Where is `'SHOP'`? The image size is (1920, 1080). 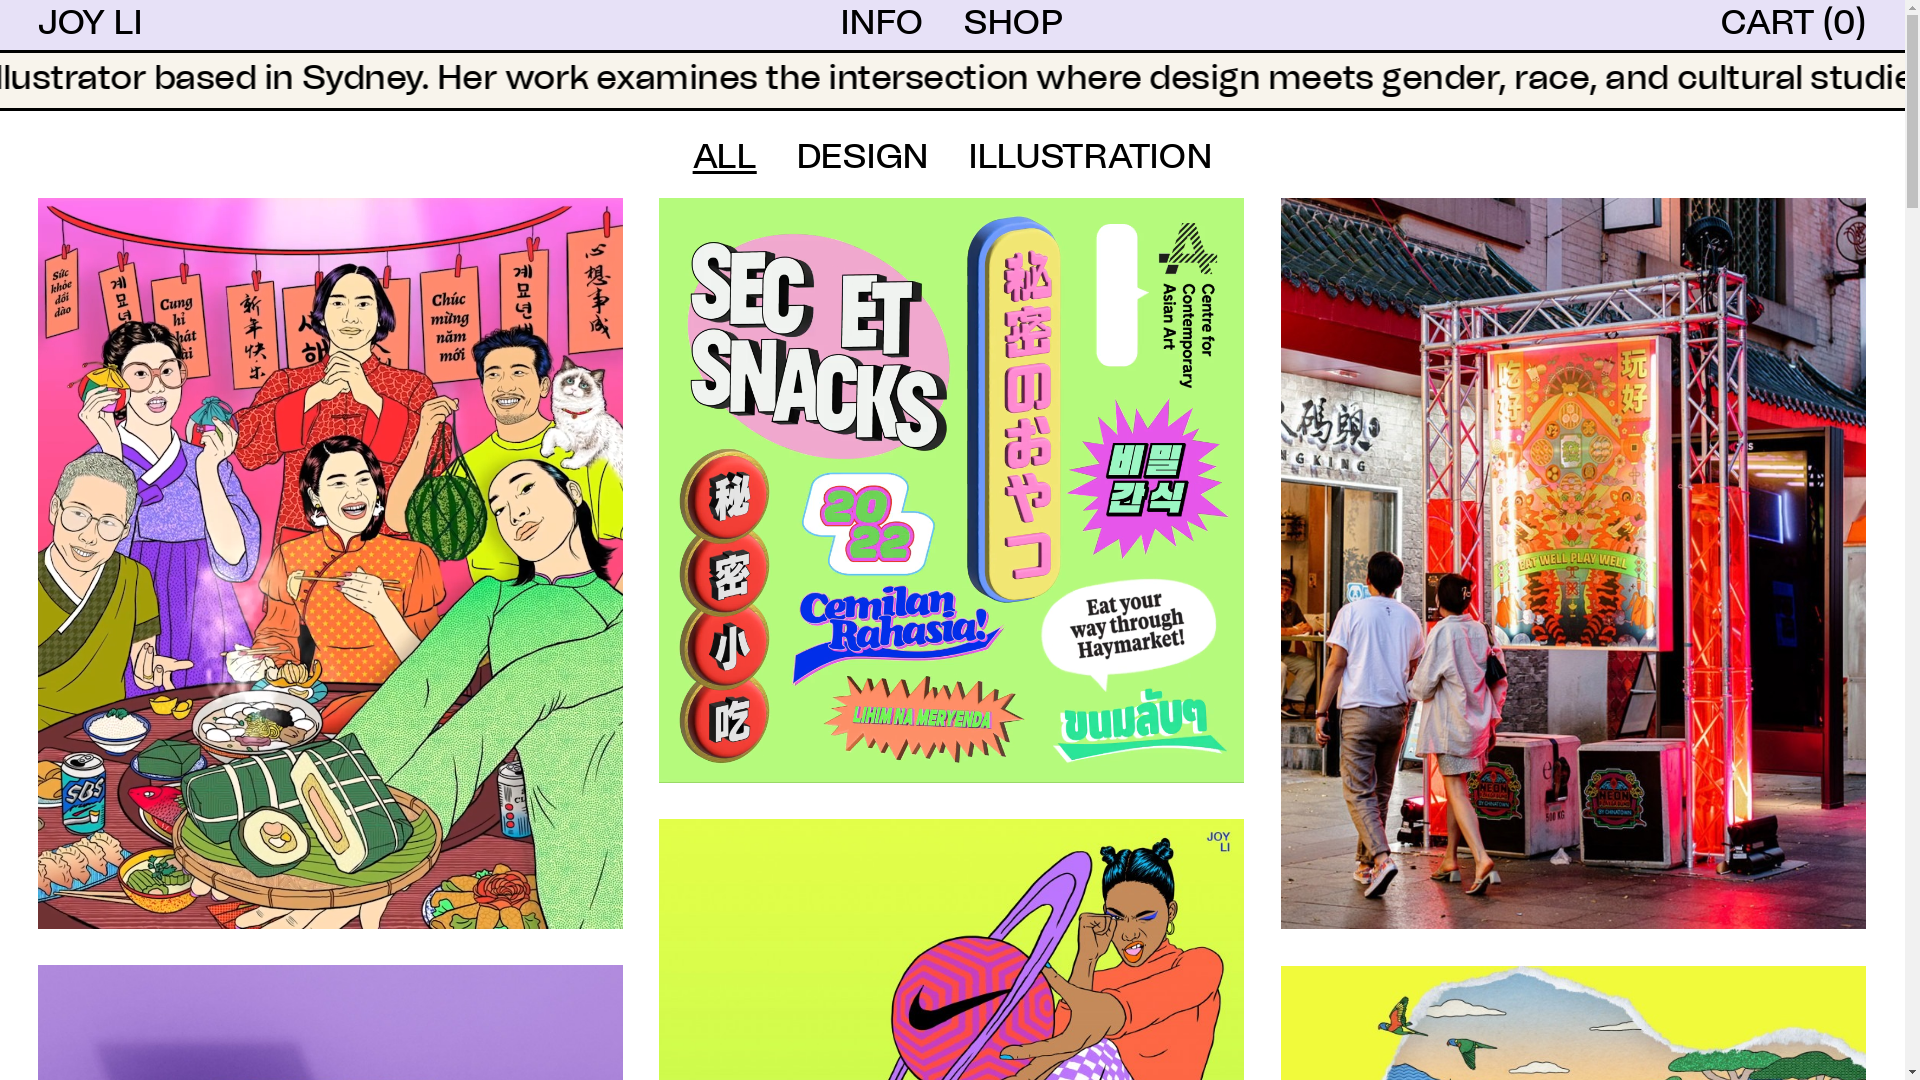
'SHOP' is located at coordinates (1013, 23).